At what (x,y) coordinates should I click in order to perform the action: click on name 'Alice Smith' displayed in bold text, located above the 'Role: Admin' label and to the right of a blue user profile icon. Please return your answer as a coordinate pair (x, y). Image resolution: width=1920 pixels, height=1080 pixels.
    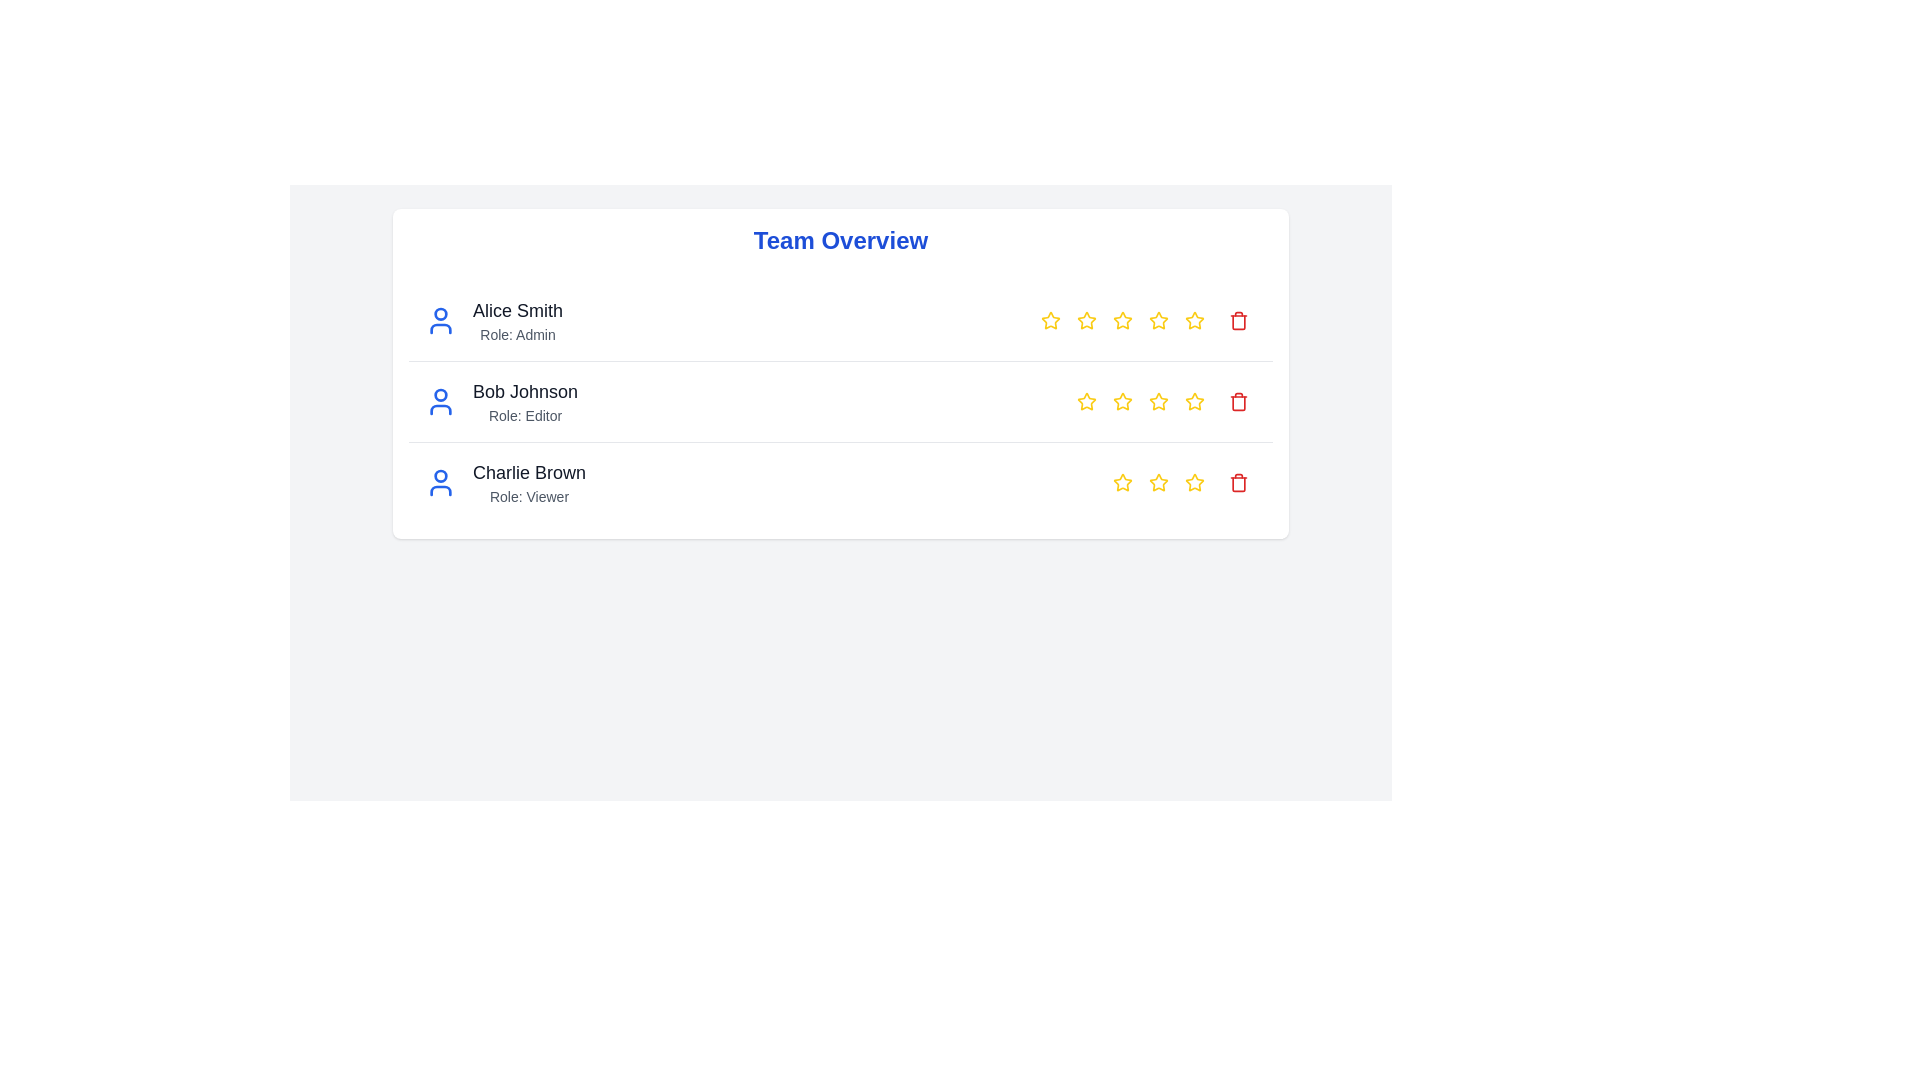
    Looking at the image, I should click on (518, 311).